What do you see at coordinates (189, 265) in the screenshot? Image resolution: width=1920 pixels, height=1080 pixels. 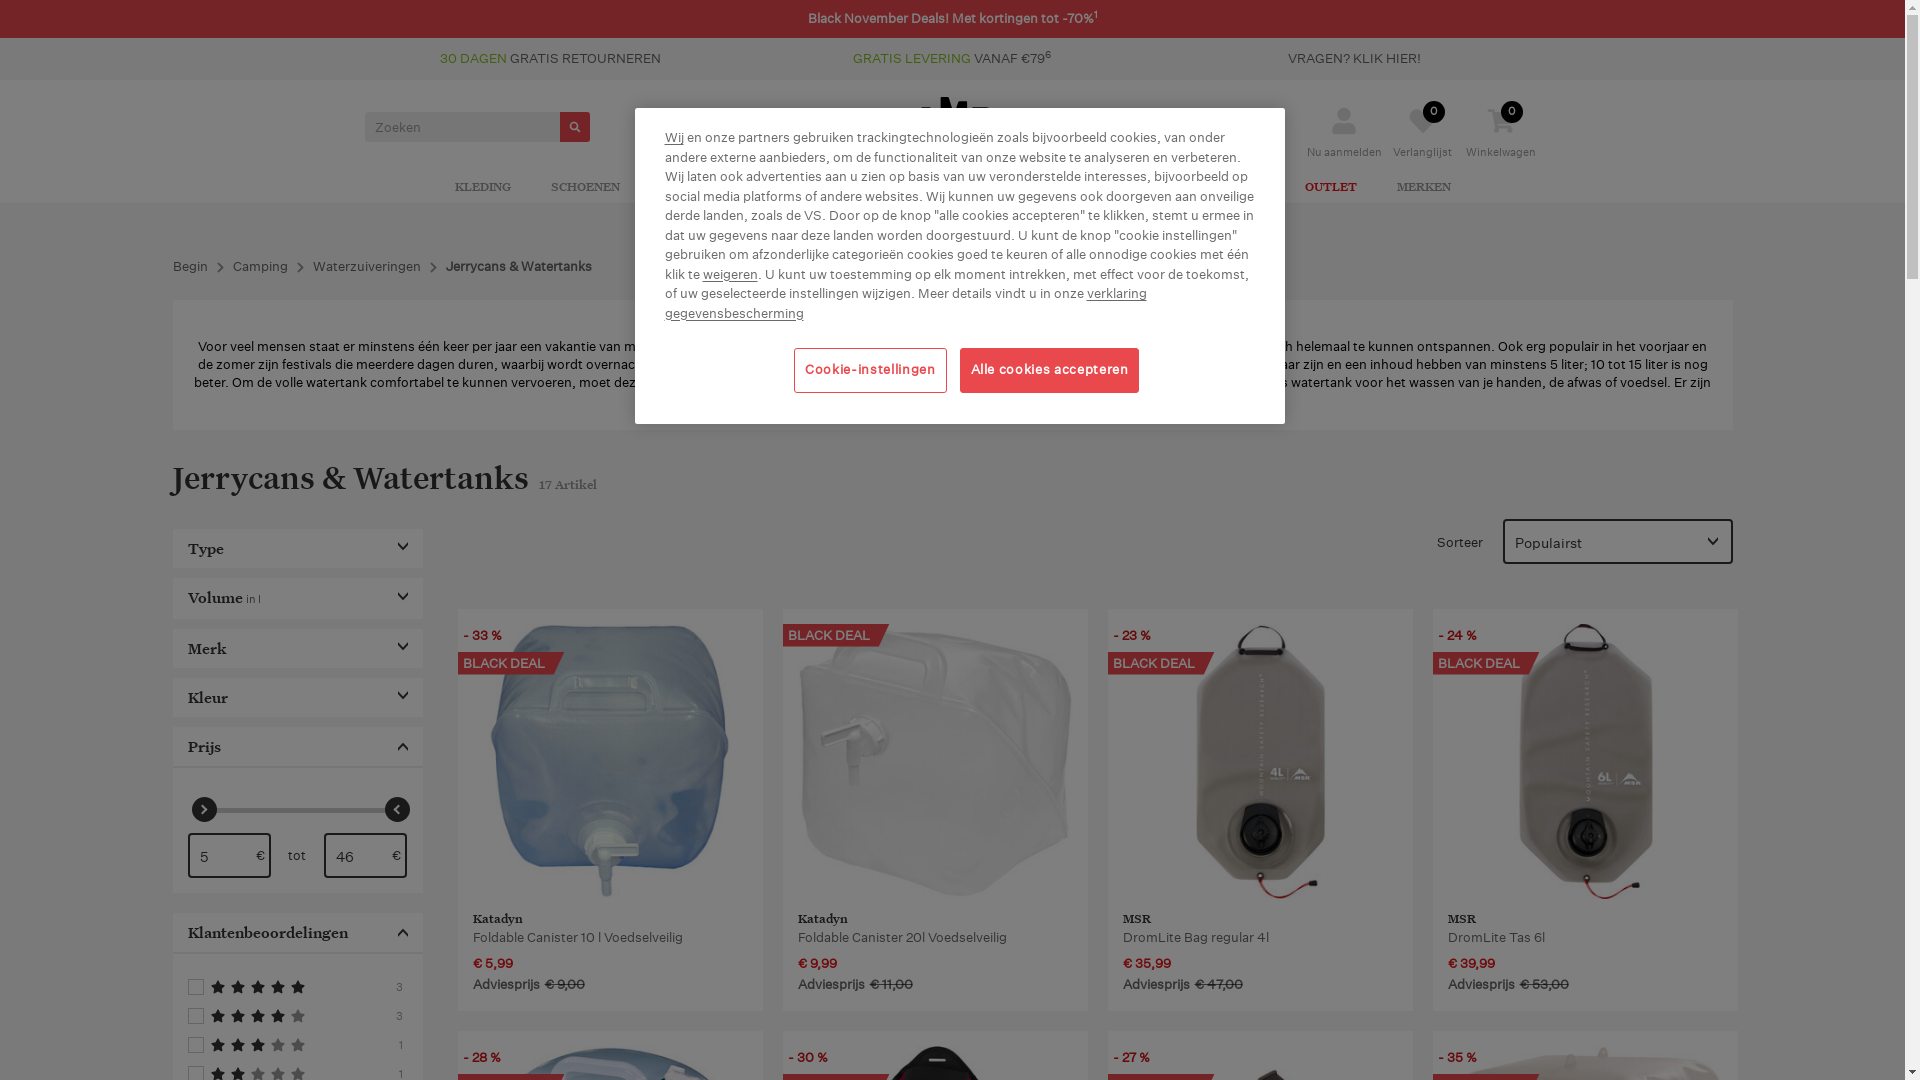 I see `'Begin'` at bounding box center [189, 265].